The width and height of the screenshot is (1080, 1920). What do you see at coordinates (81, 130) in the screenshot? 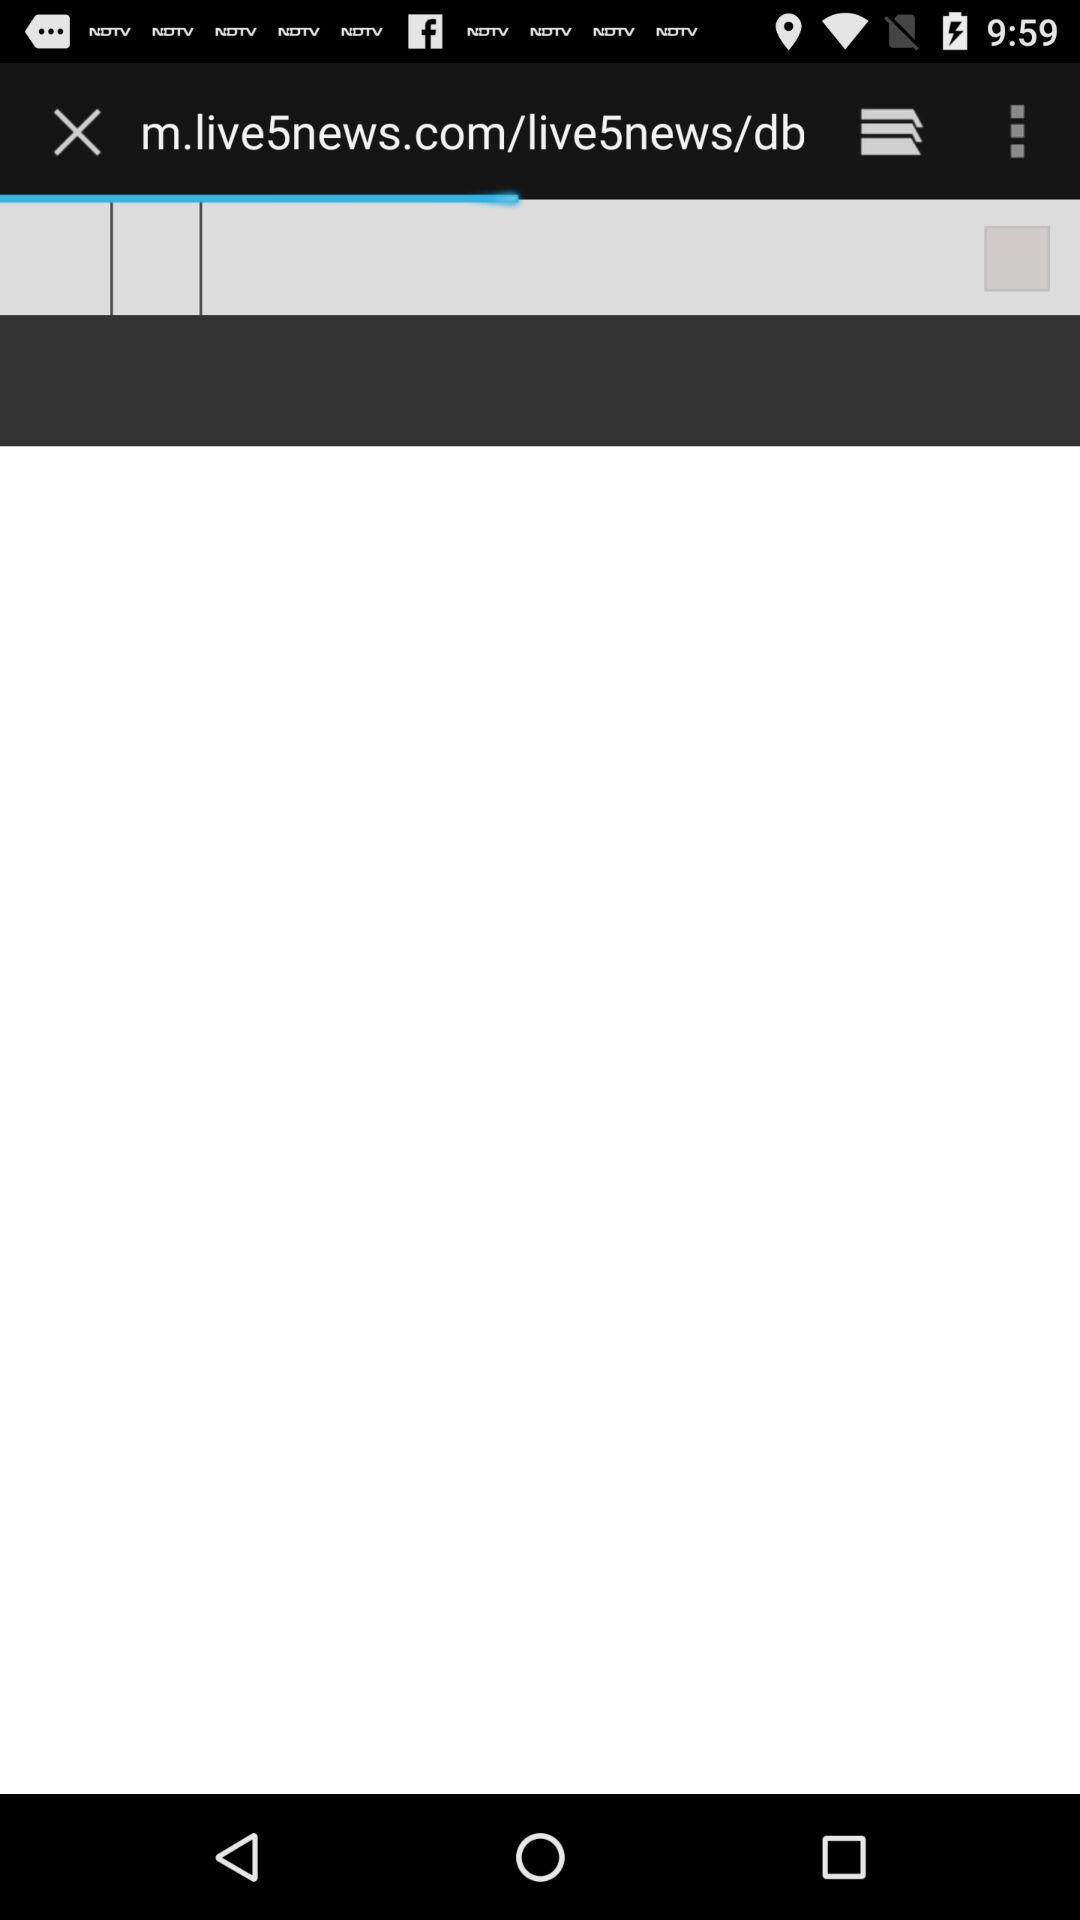
I see `the item next to the m live5news com item` at bounding box center [81, 130].